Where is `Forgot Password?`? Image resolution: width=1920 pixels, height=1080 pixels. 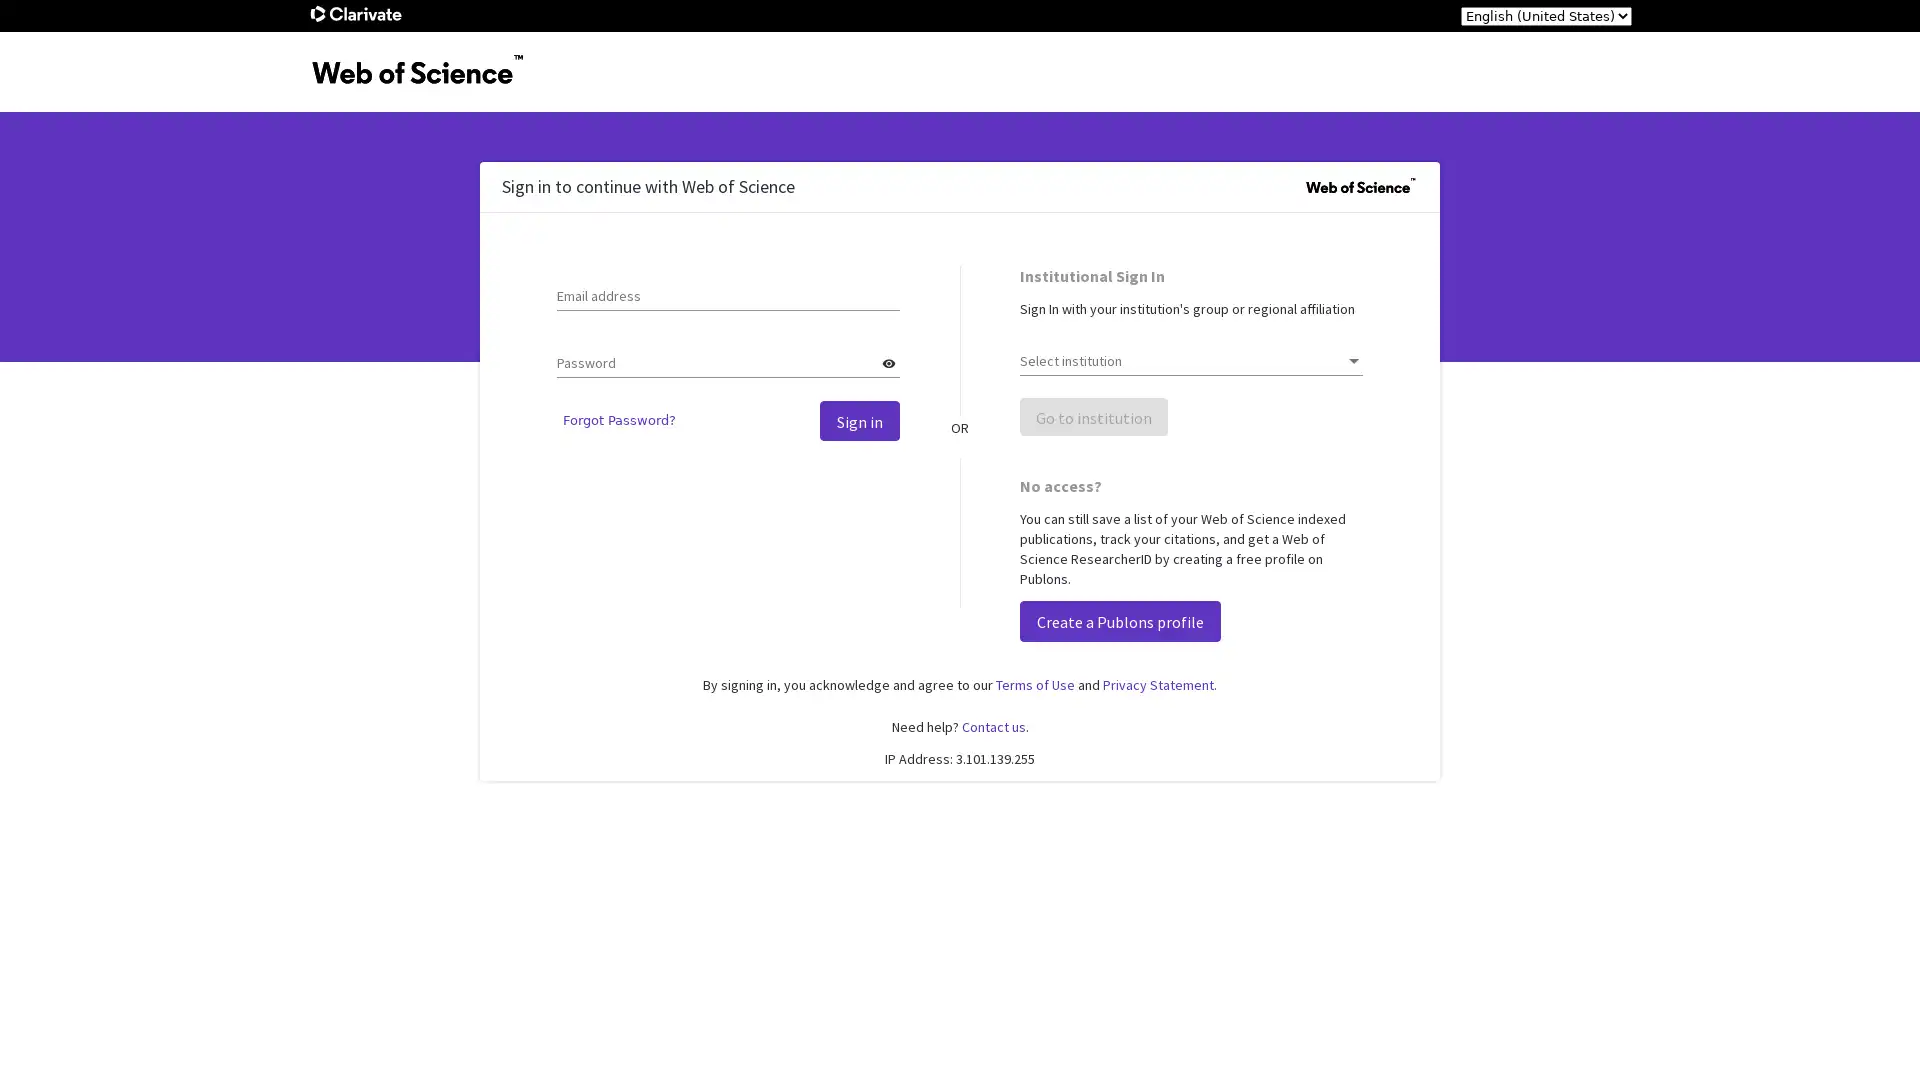
Forgot Password? is located at coordinates (617, 419).